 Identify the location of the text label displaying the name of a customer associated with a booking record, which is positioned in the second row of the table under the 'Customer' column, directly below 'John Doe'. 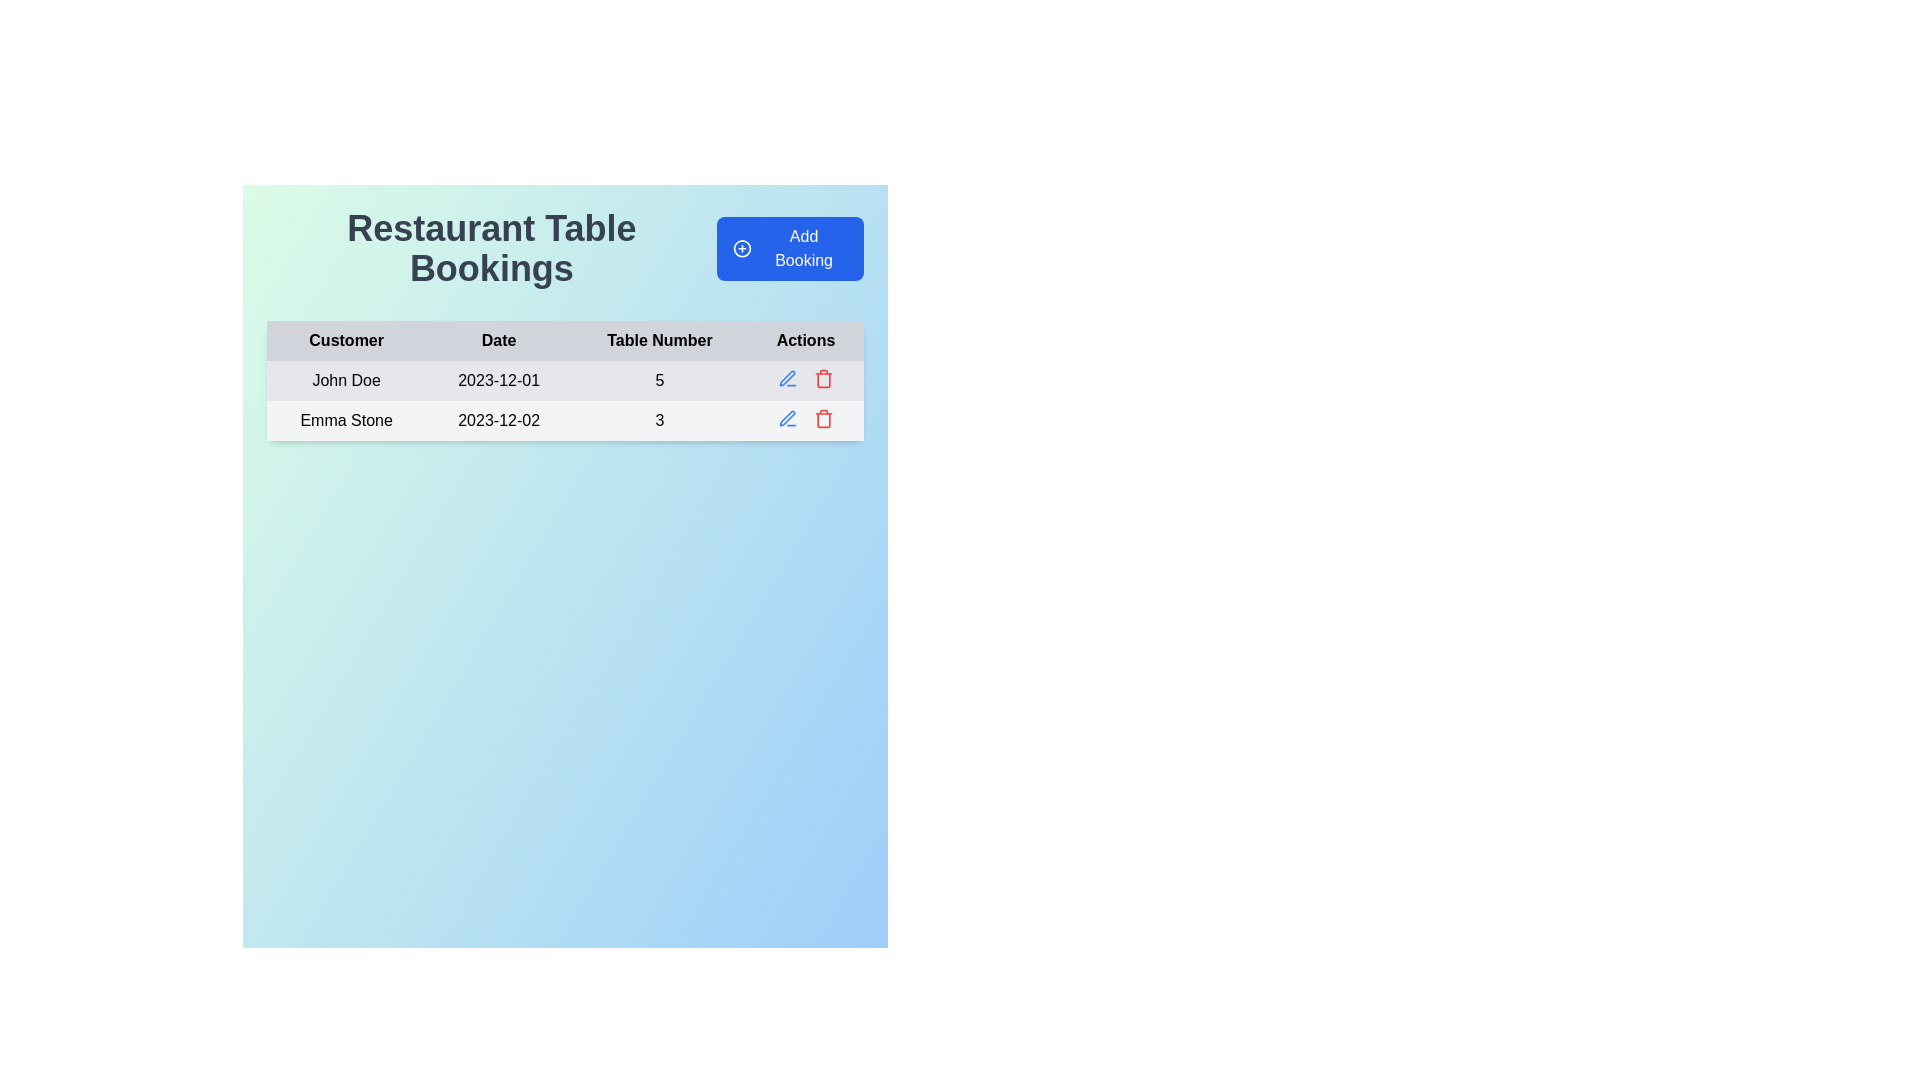
(346, 419).